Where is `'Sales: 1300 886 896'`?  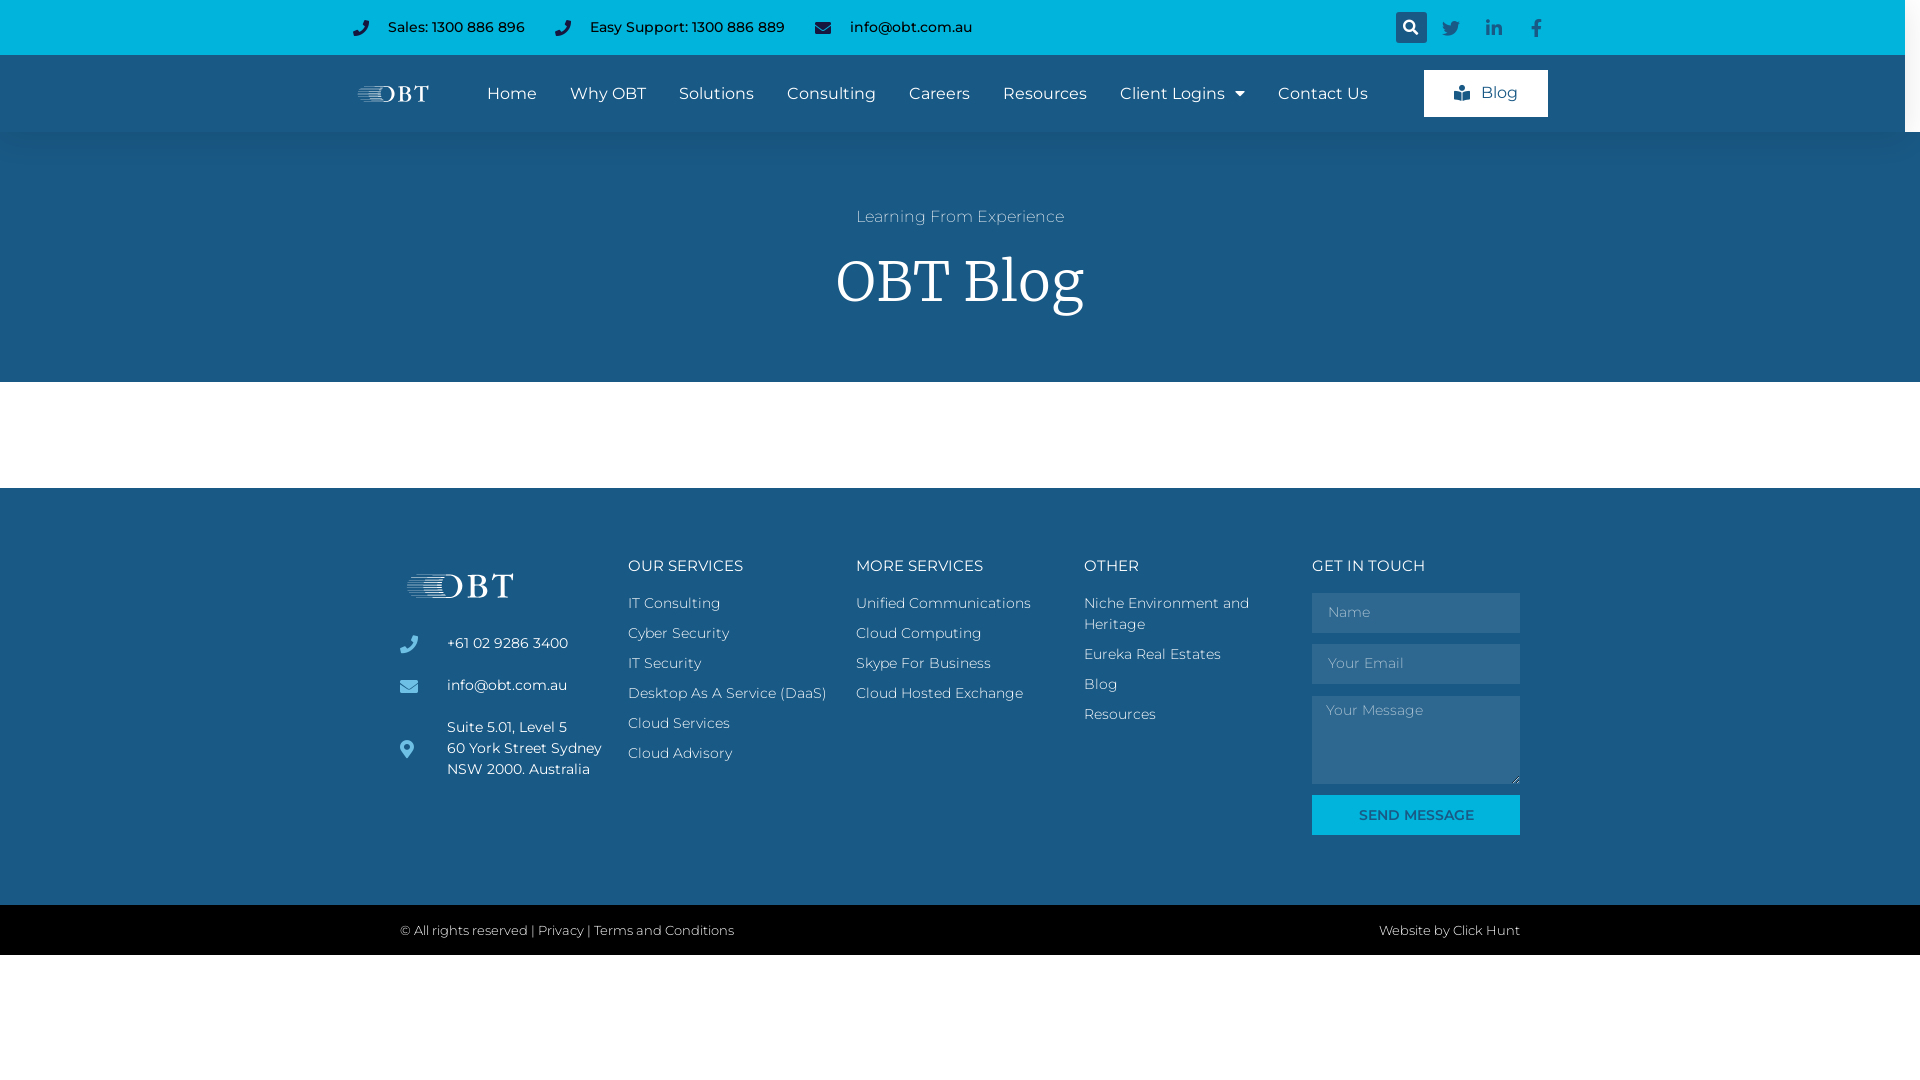 'Sales: 1300 886 896' is located at coordinates (351, 27).